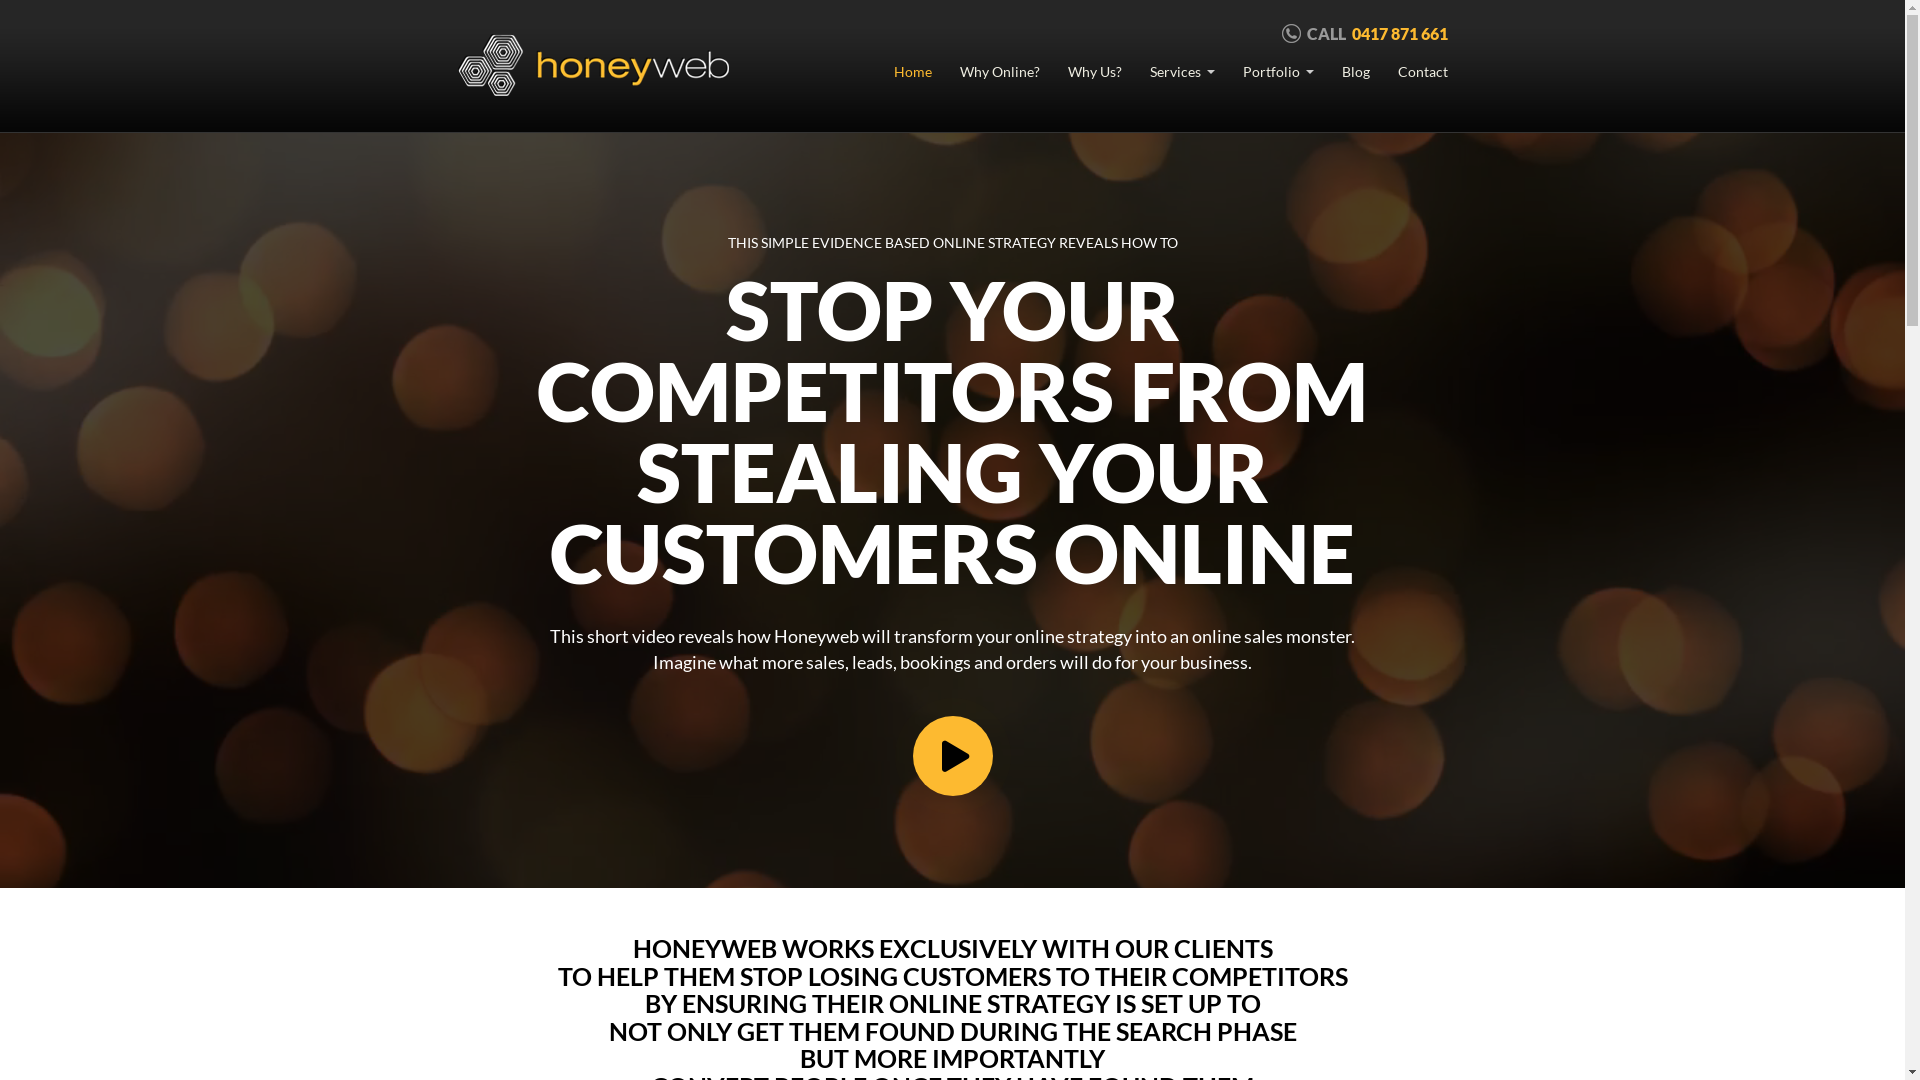 The image size is (1920, 1080). What do you see at coordinates (1150, 71) in the screenshot?
I see `'Services'` at bounding box center [1150, 71].